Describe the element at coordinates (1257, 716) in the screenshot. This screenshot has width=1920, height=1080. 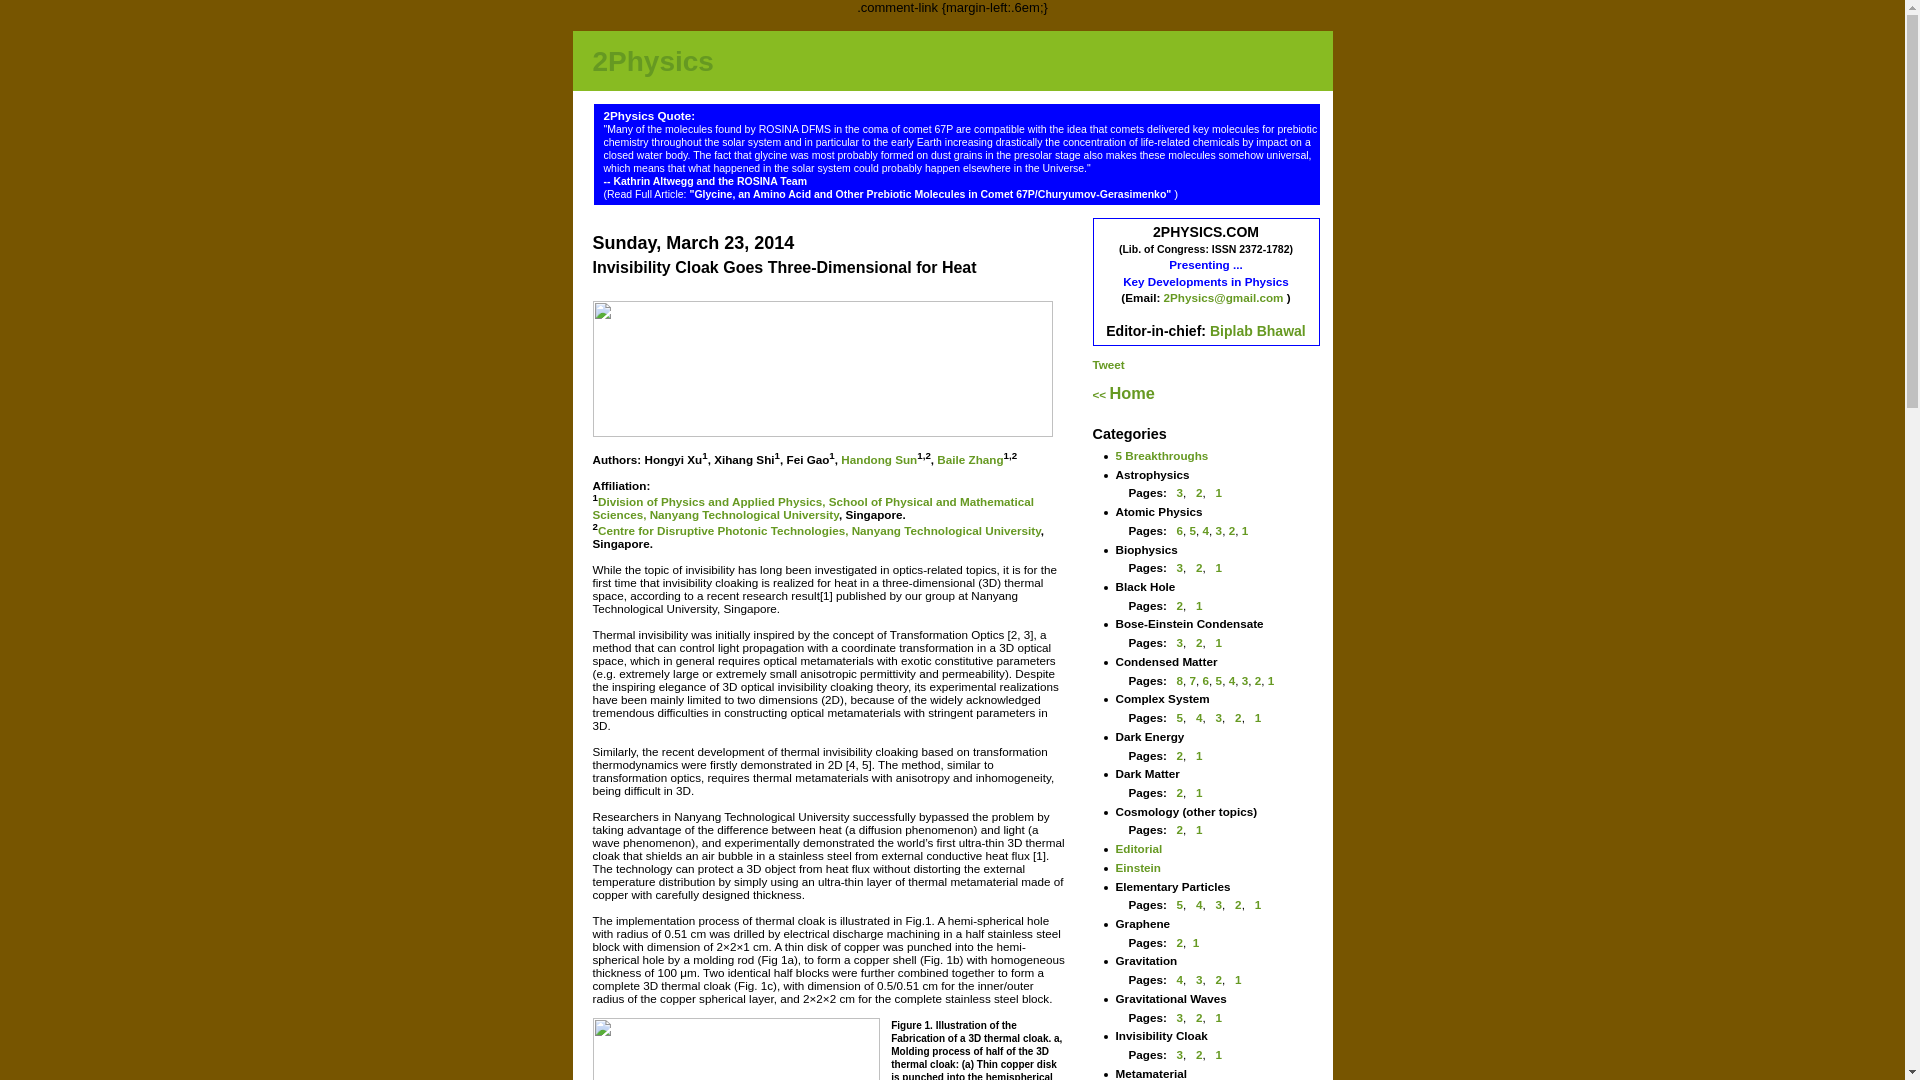
I see `'1'` at that location.